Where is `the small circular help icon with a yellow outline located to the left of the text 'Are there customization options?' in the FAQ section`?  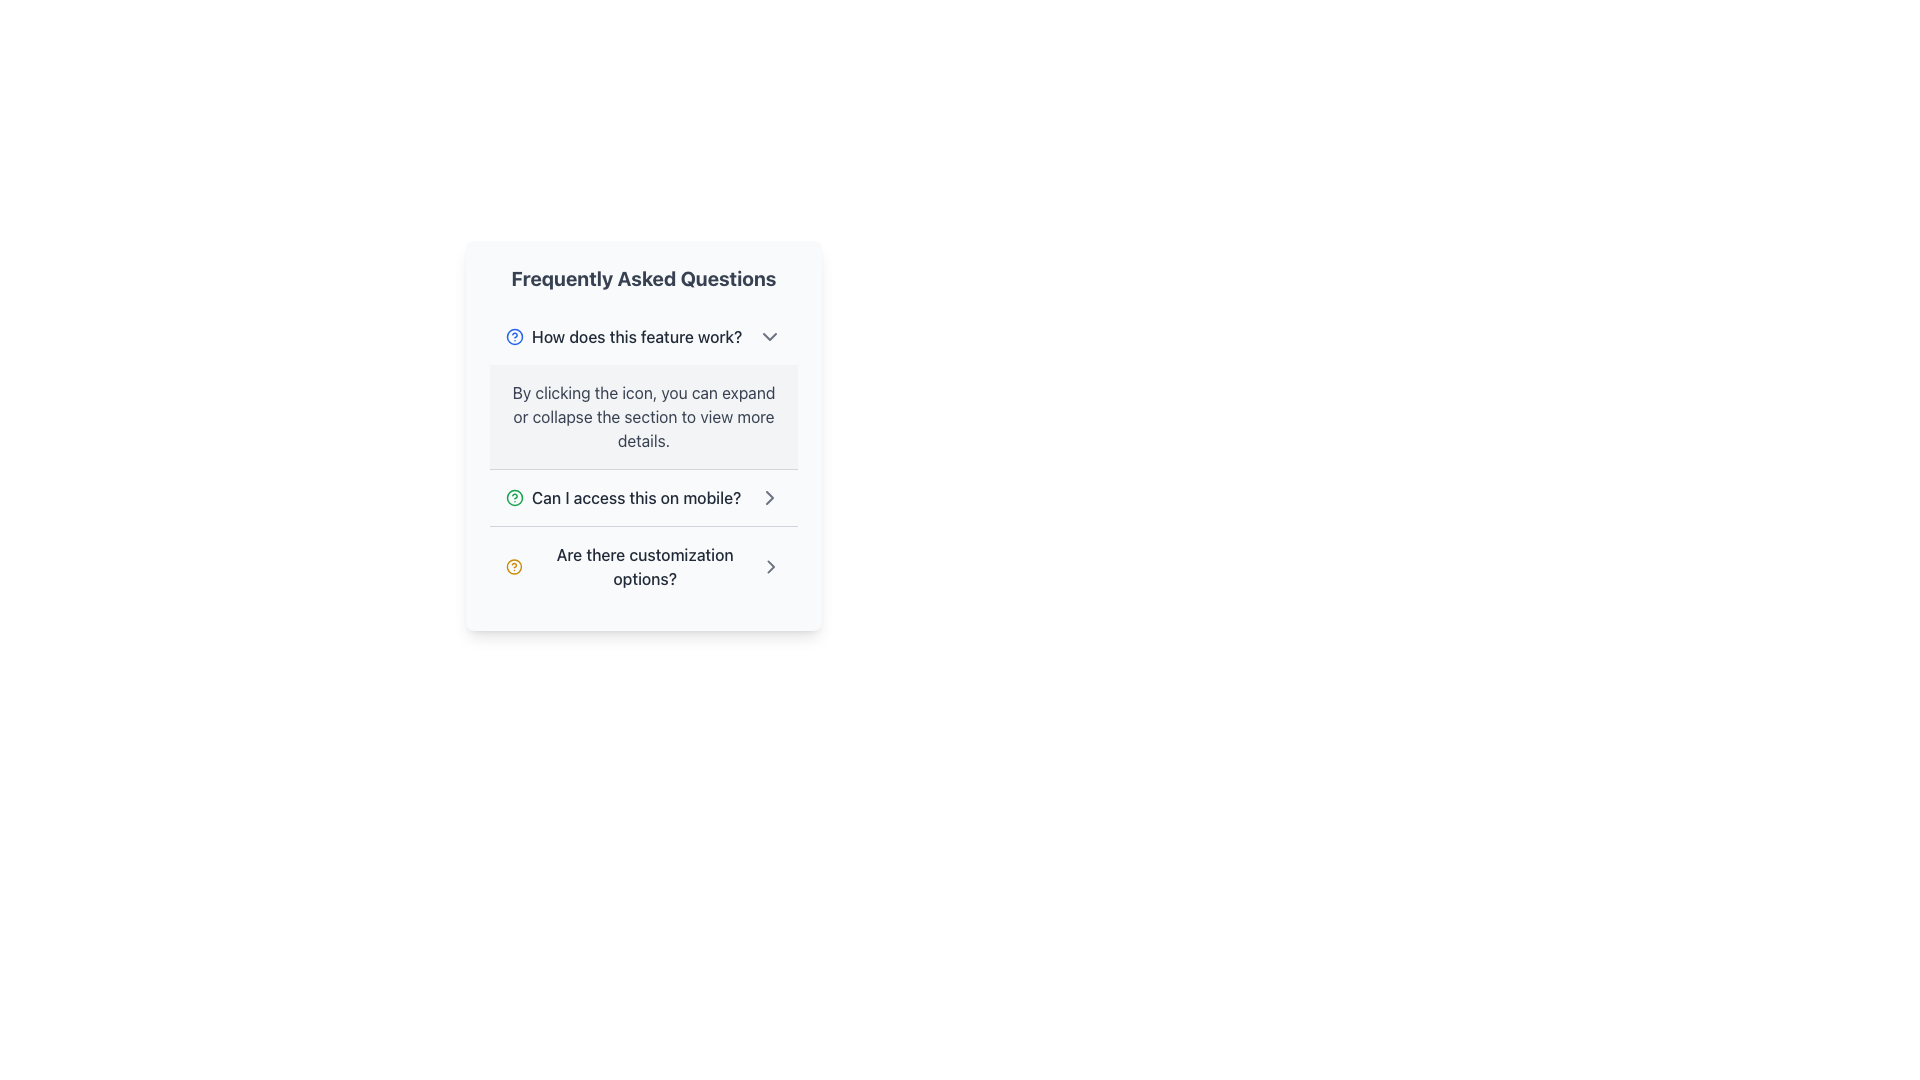 the small circular help icon with a yellow outline located to the left of the text 'Are there customization options?' in the FAQ section is located at coordinates (514, 567).